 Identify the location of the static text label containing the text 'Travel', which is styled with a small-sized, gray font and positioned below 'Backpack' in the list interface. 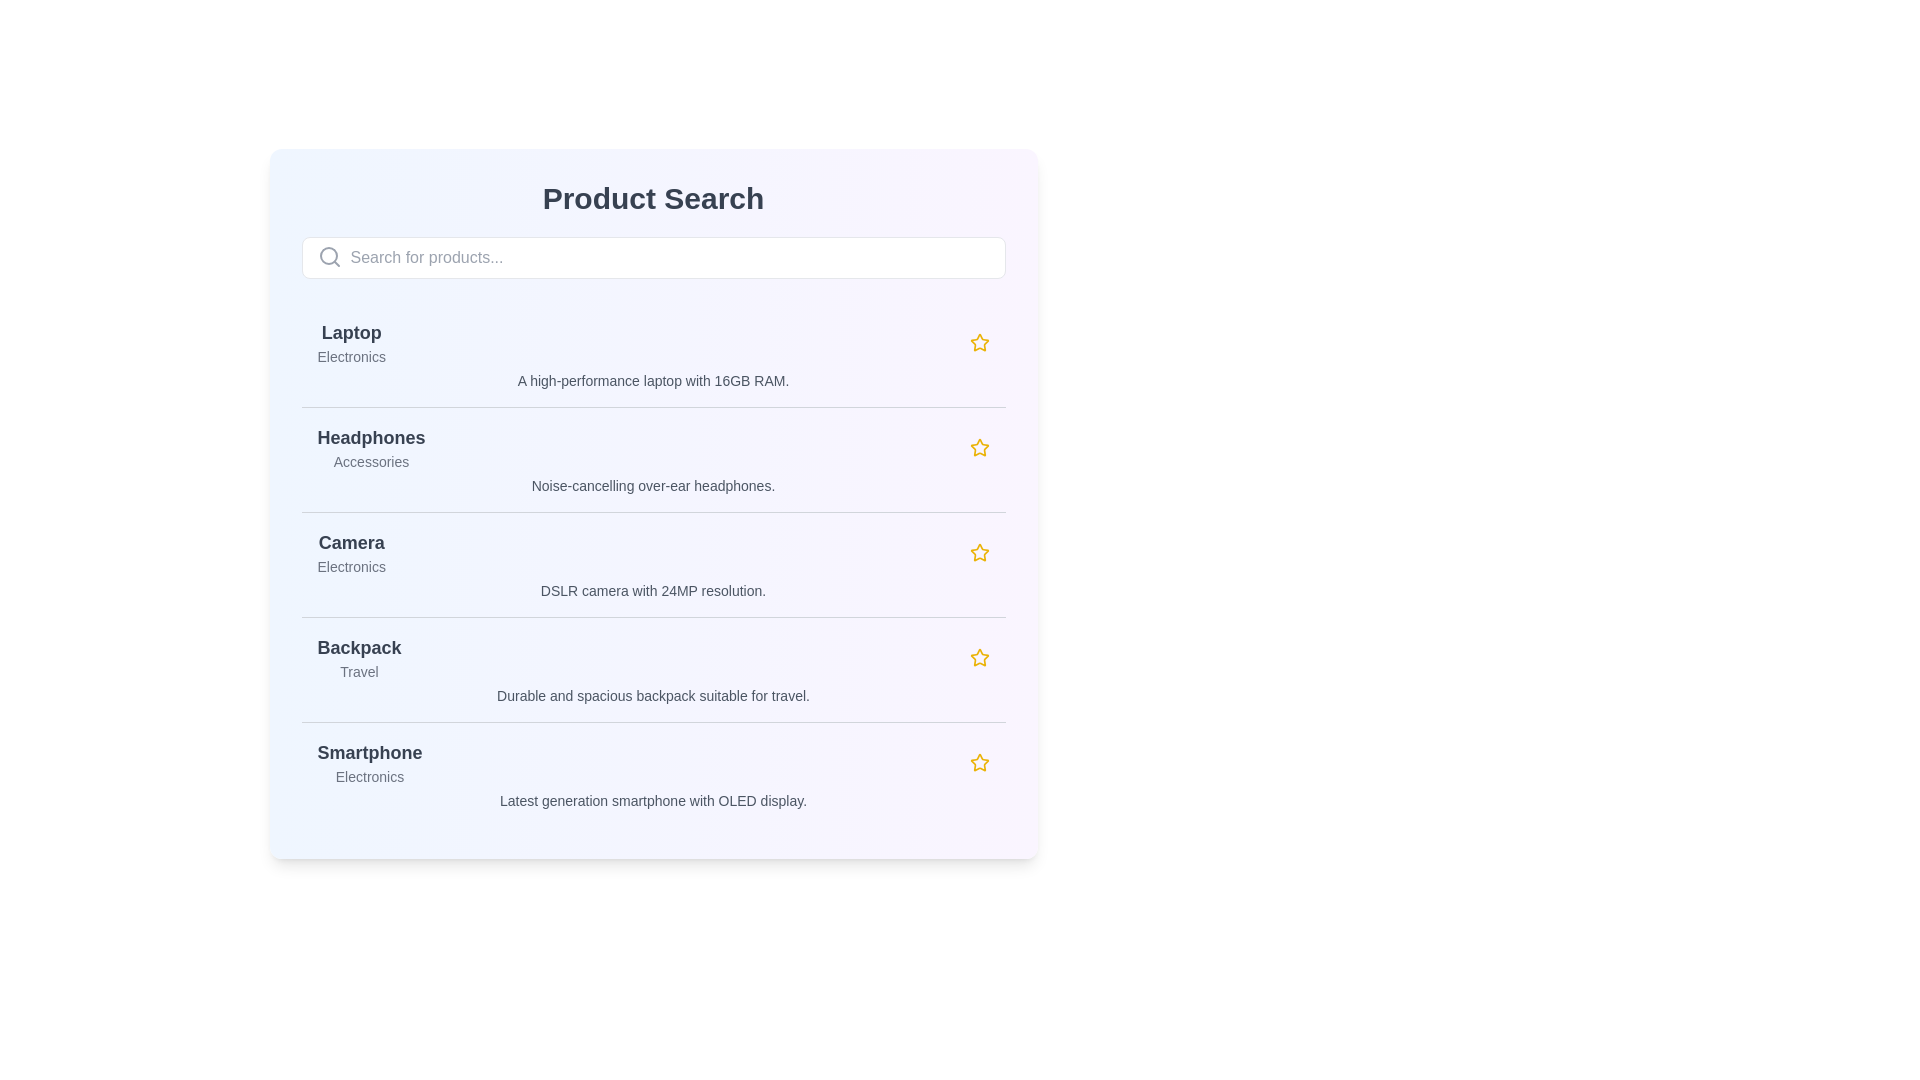
(359, 671).